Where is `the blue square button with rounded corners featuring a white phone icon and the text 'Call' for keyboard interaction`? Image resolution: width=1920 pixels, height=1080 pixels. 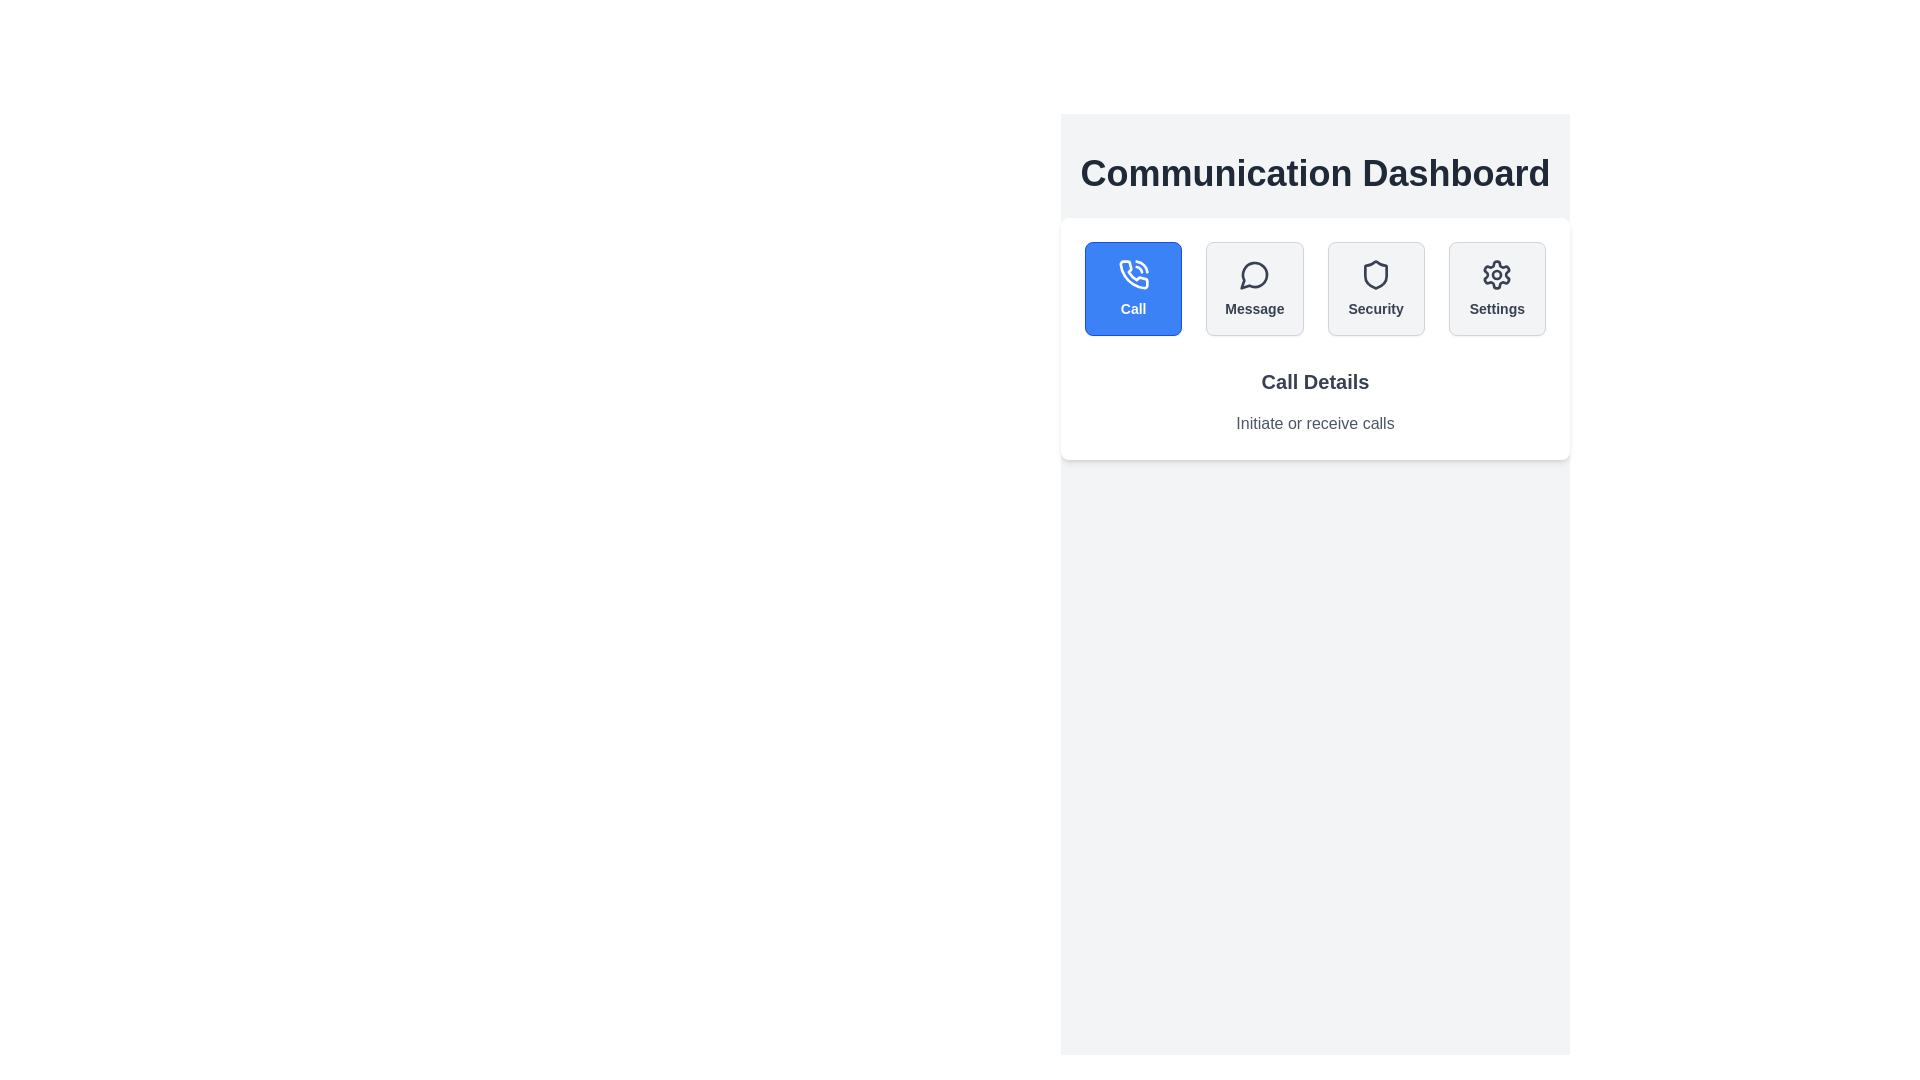
the blue square button with rounded corners featuring a white phone icon and the text 'Call' for keyboard interaction is located at coordinates (1133, 289).